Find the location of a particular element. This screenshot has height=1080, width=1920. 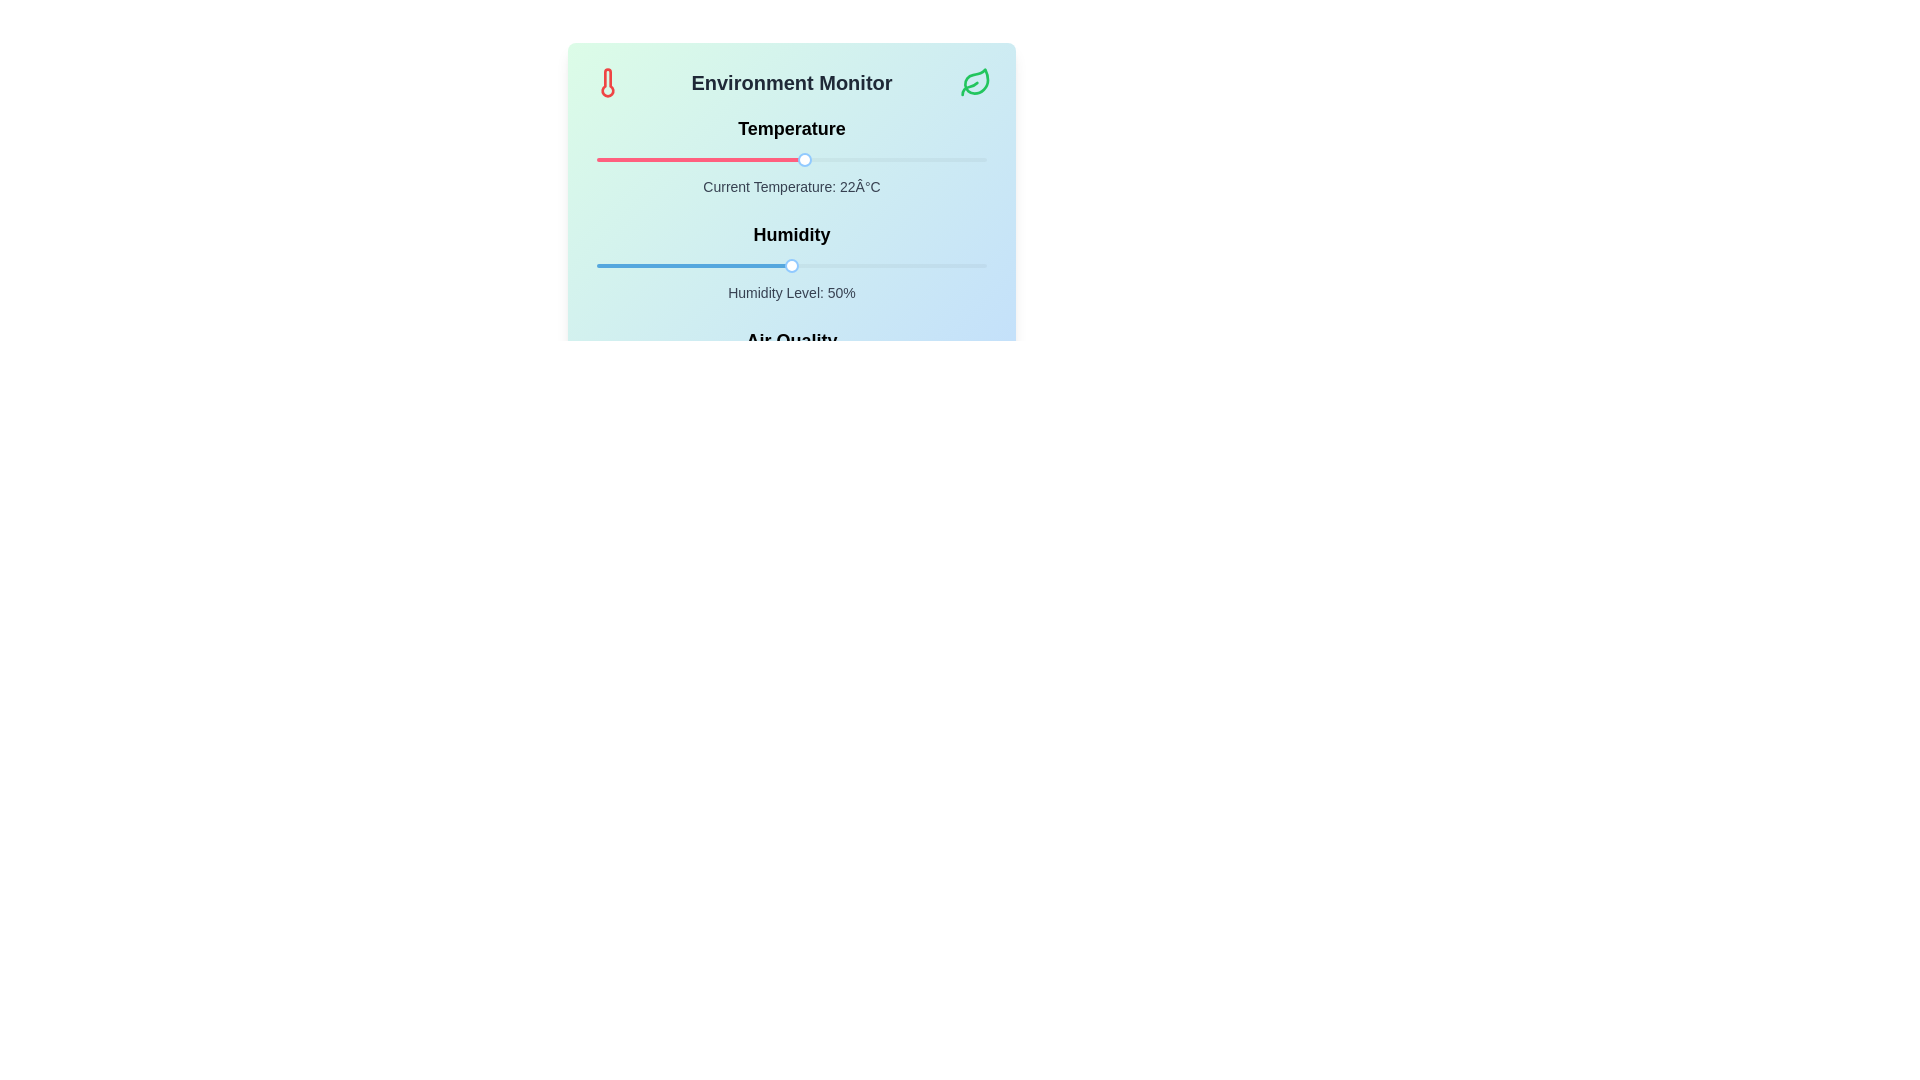

the temperature is located at coordinates (876, 158).